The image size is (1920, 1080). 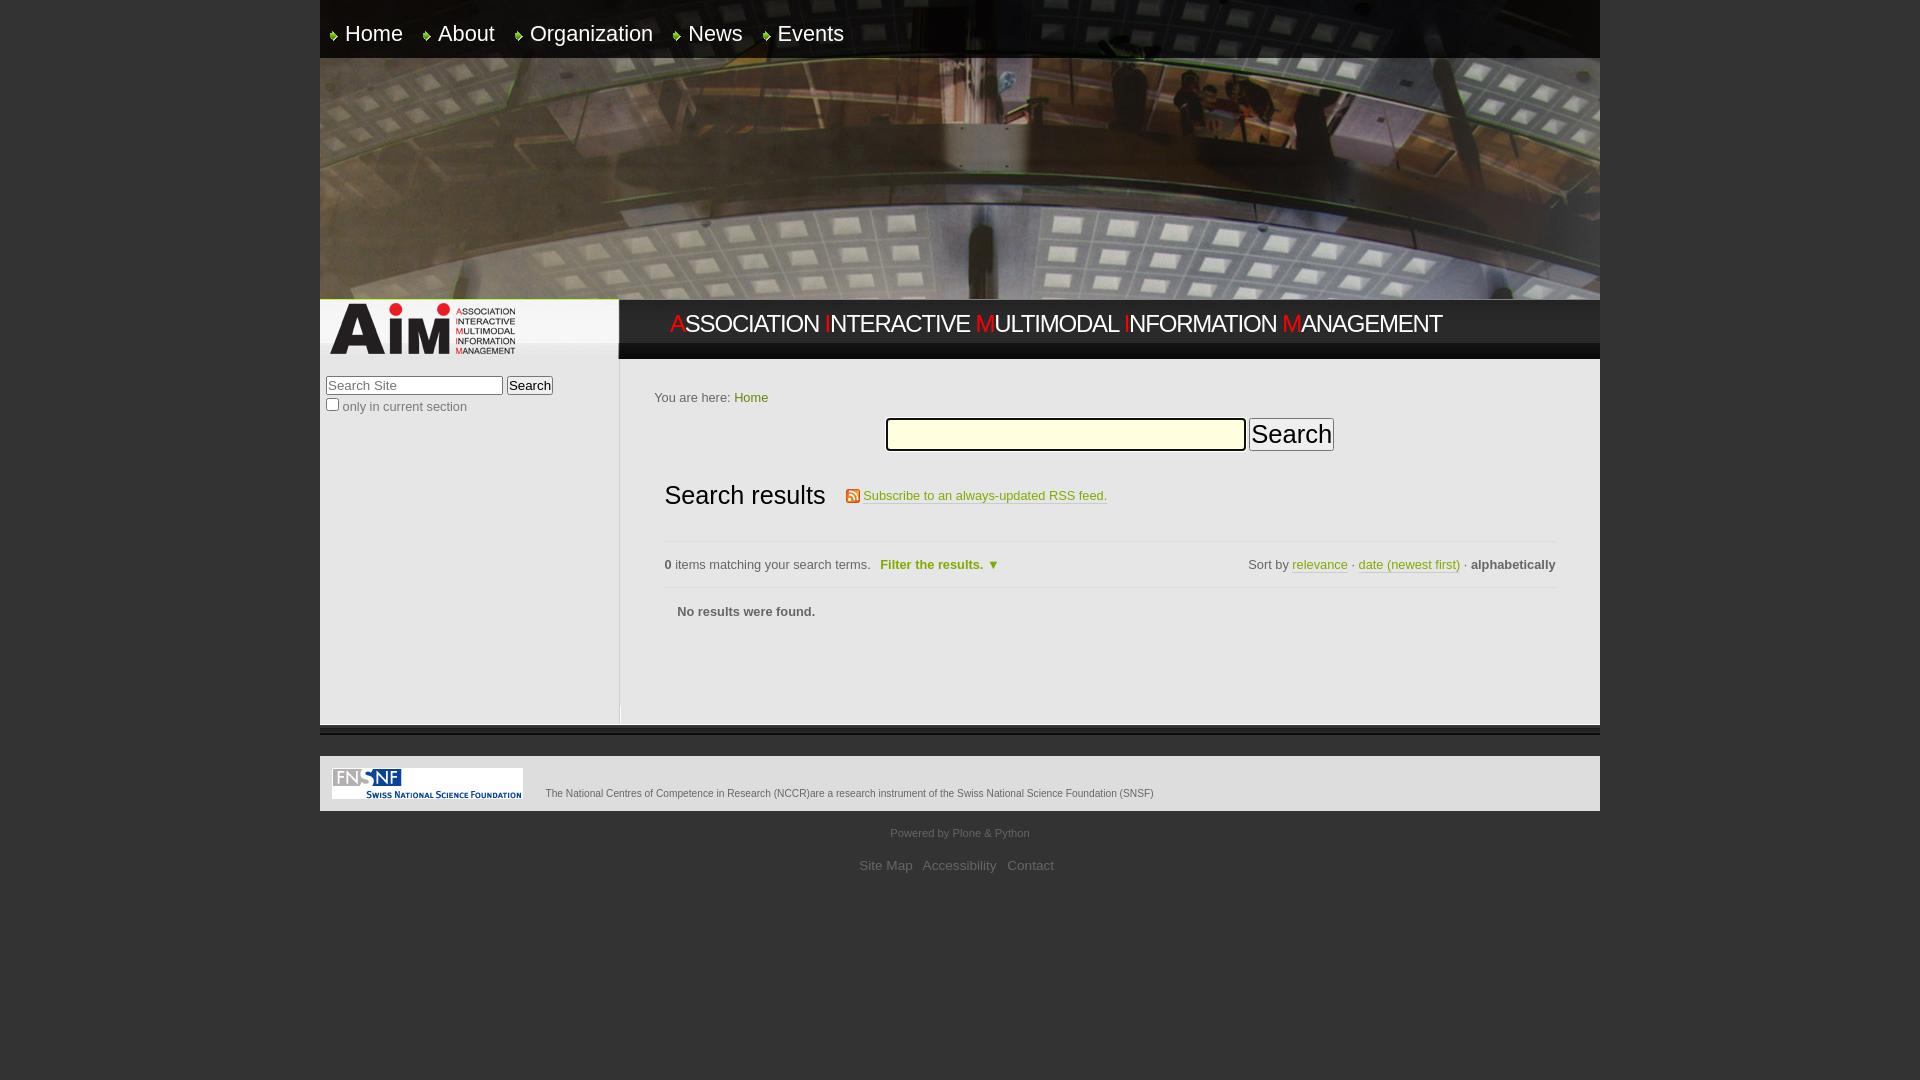 I want to click on 'Accessibility', so click(x=960, y=864).